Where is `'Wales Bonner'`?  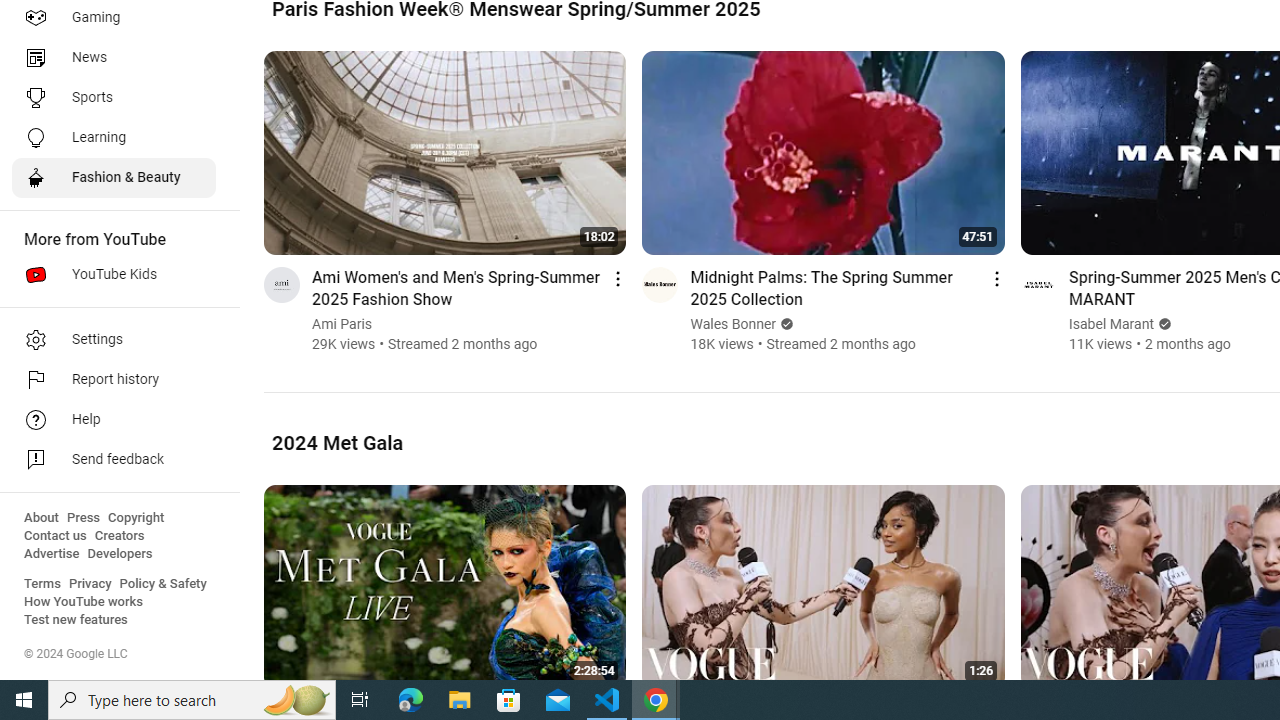
'Wales Bonner' is located at coordinates (733, 323).